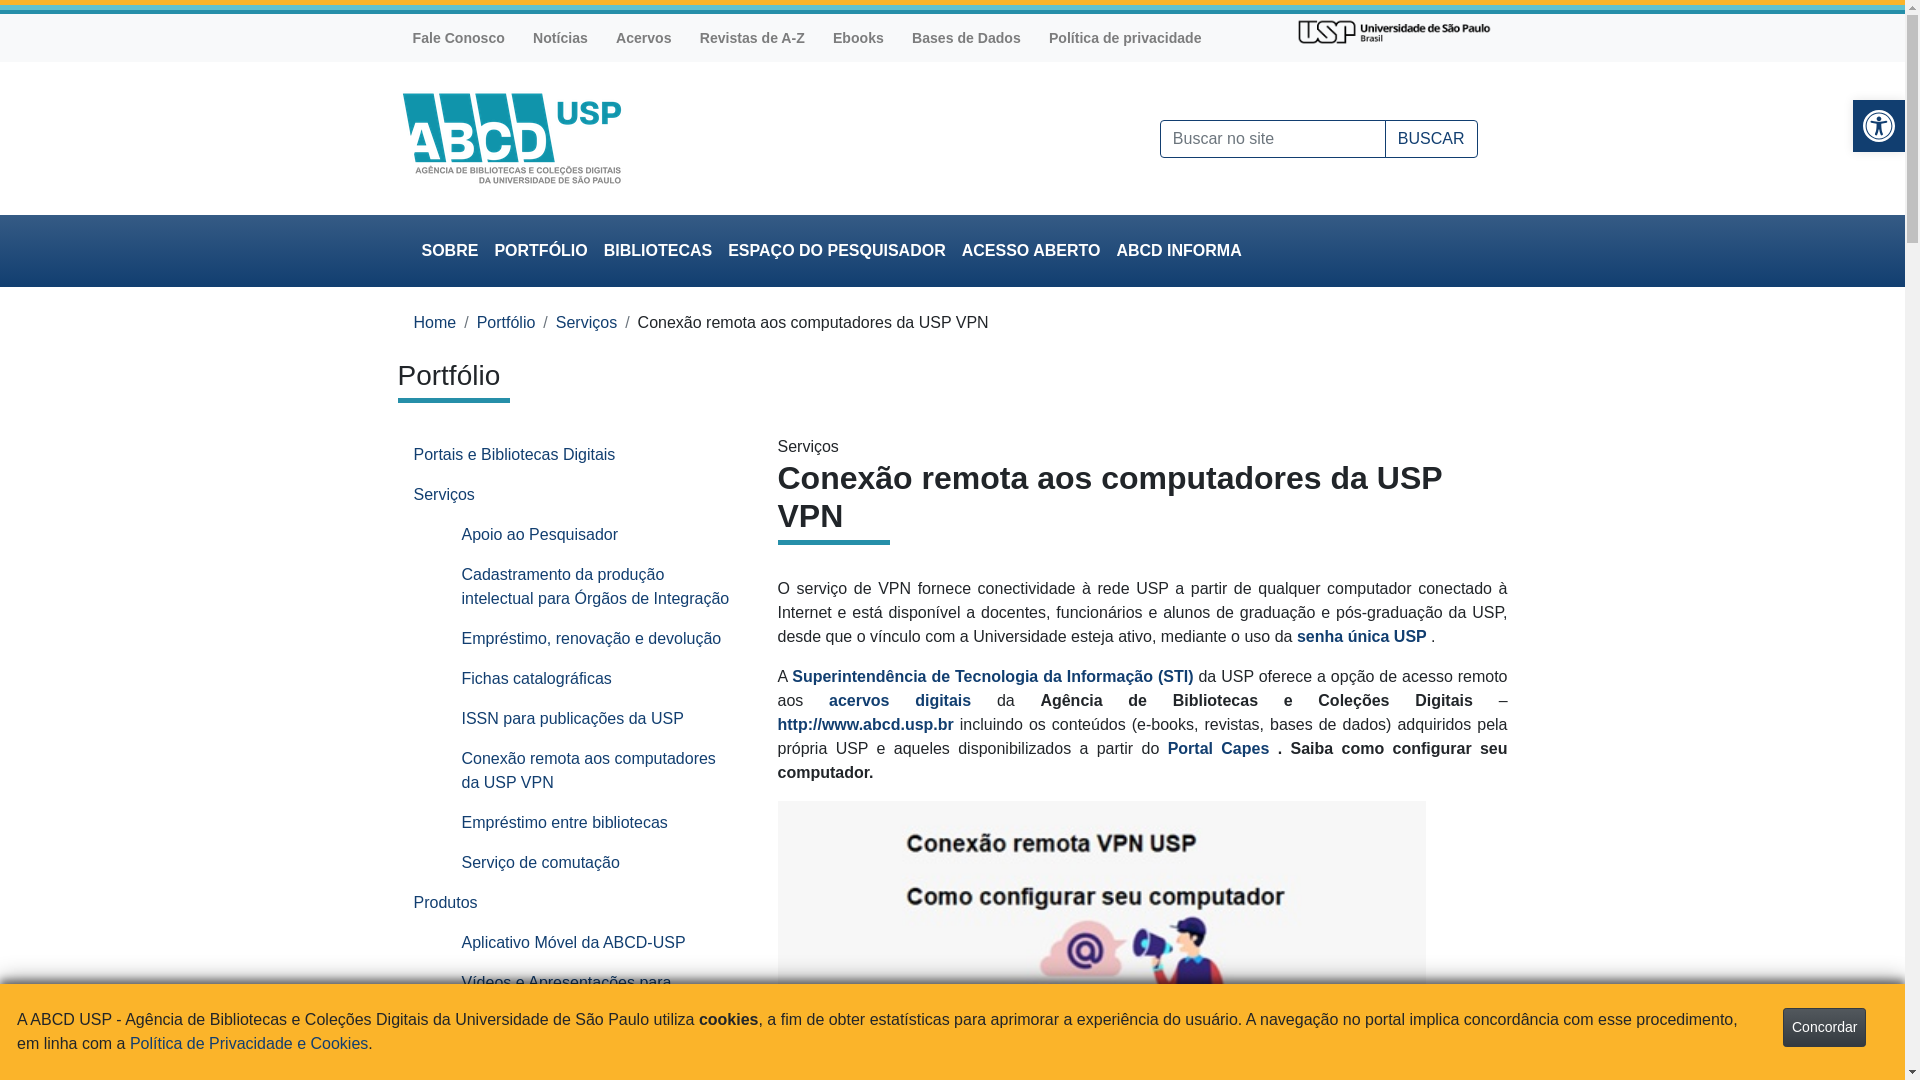 This screenshot has height=1080, width=1920. I want to click on 'Ebooks', so click(858, 38).